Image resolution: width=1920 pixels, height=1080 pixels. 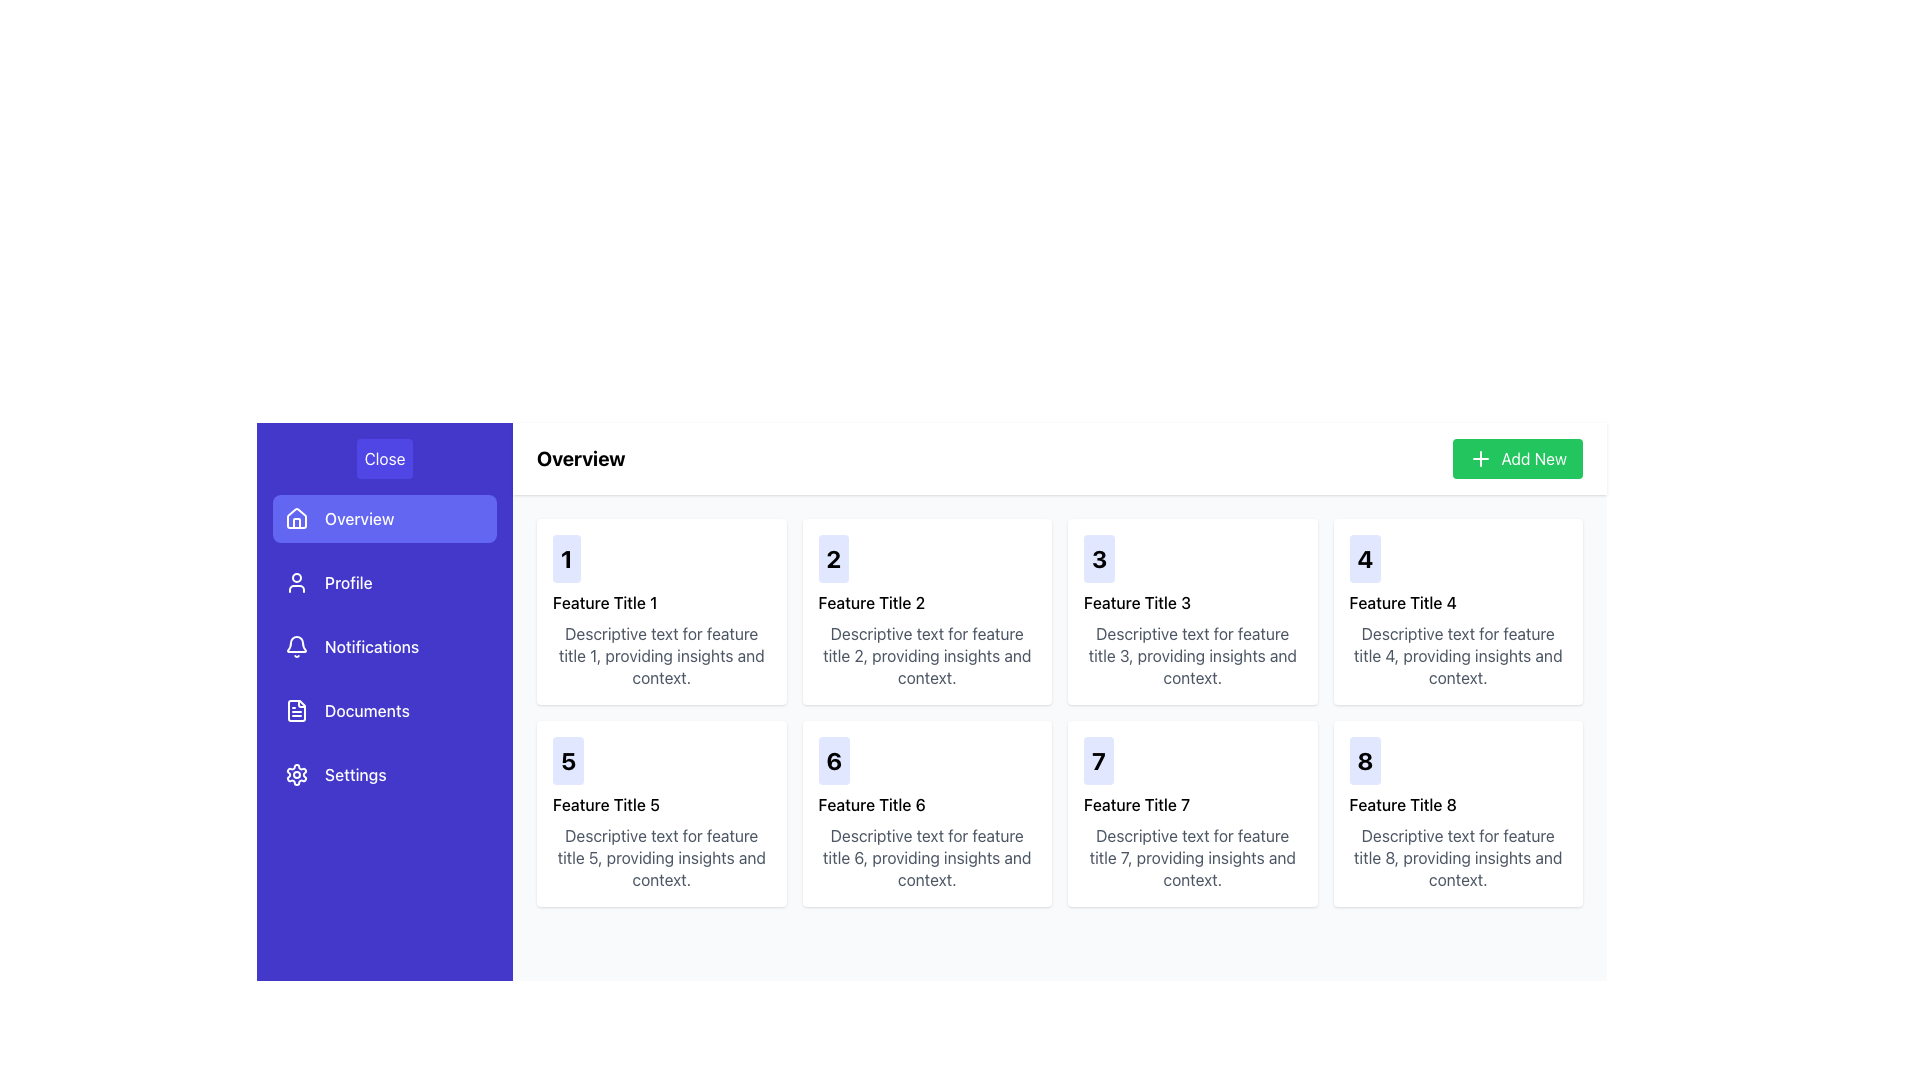 What do you see at coordinates (372, 647) in the screenshot?
I see `the 'Notifications' text label in the sidebar menu, which is styled with medium font weight and located next to the bell icon` at bounding box center [372, 647].